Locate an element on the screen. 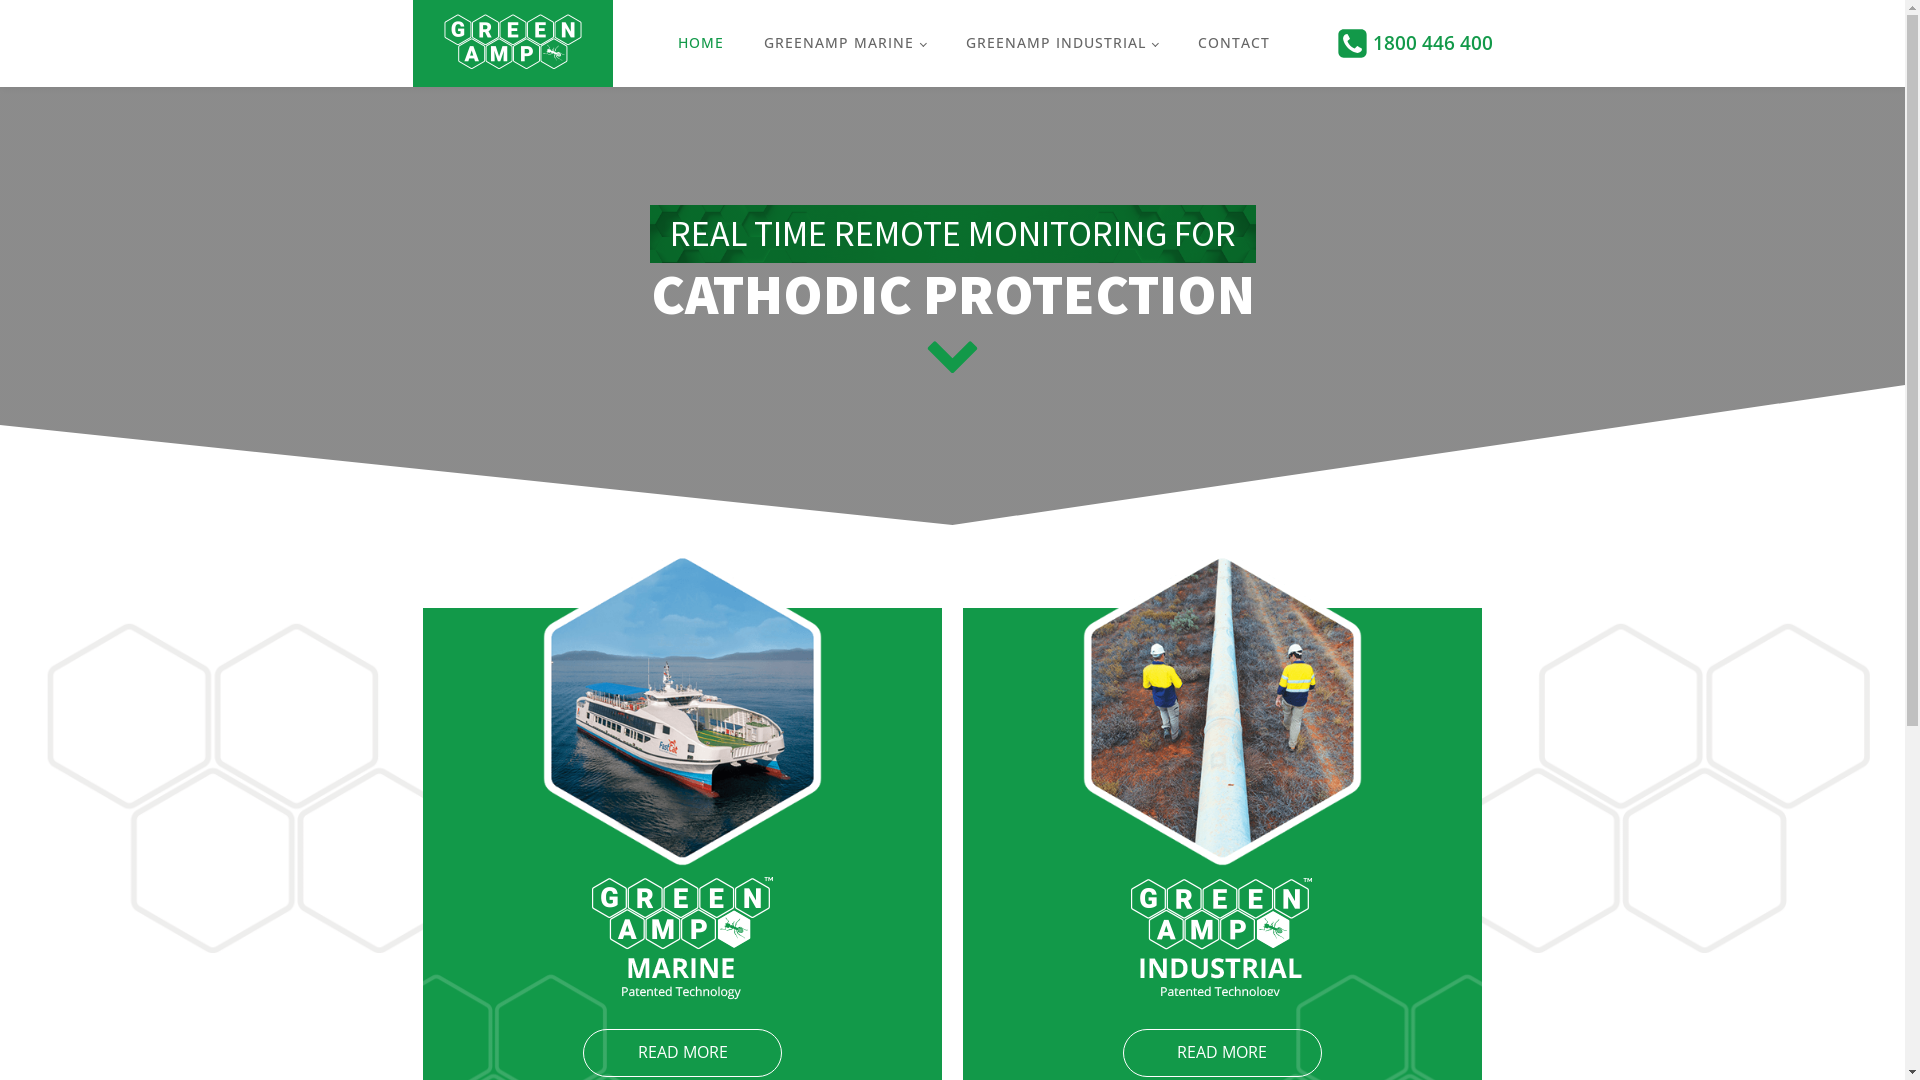  '1800 446 400' is located at coordinates (1371, 42).